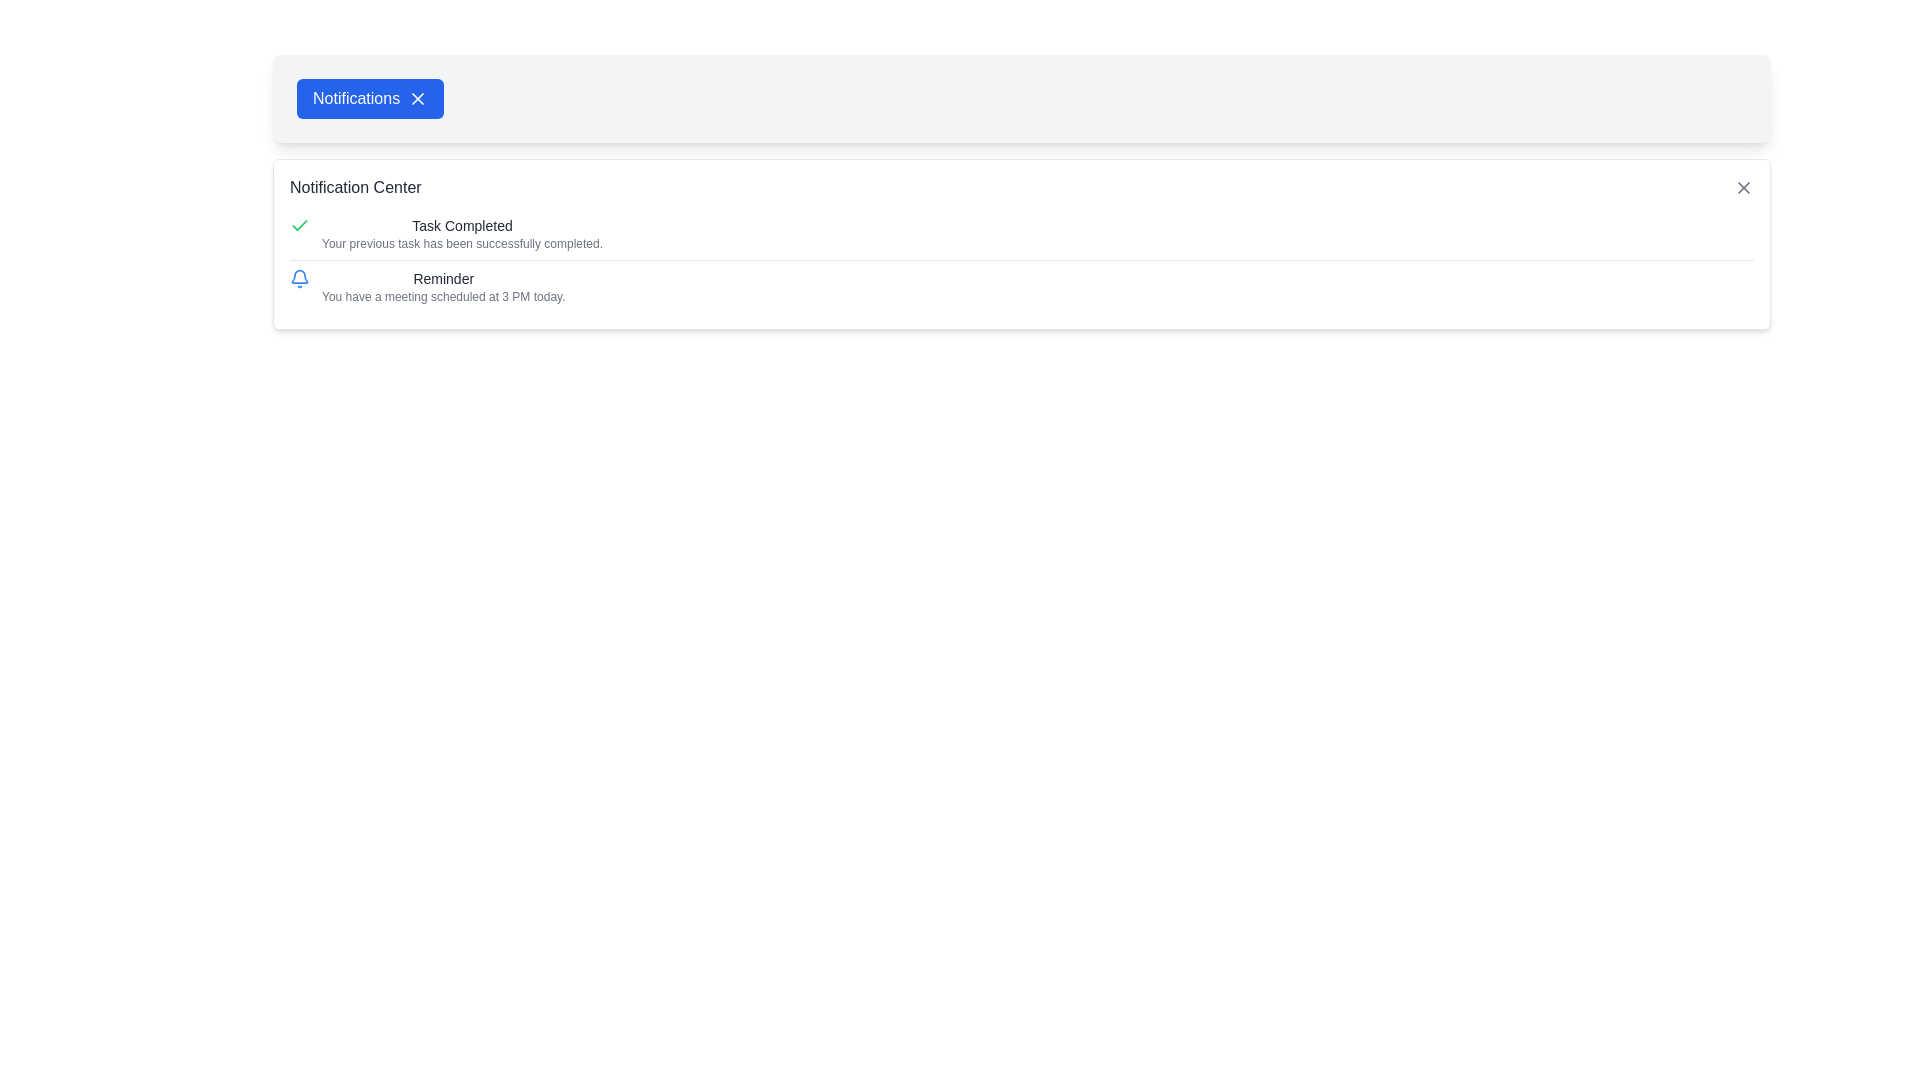  What do you see at coordinates (1742, 188) in the screenshot?
I see `the close button represented by an 'X' icon with gray colors and rounded edges, located at the top-right corner of the 'Notification Center' panel` at bounding box center [1742, 188].